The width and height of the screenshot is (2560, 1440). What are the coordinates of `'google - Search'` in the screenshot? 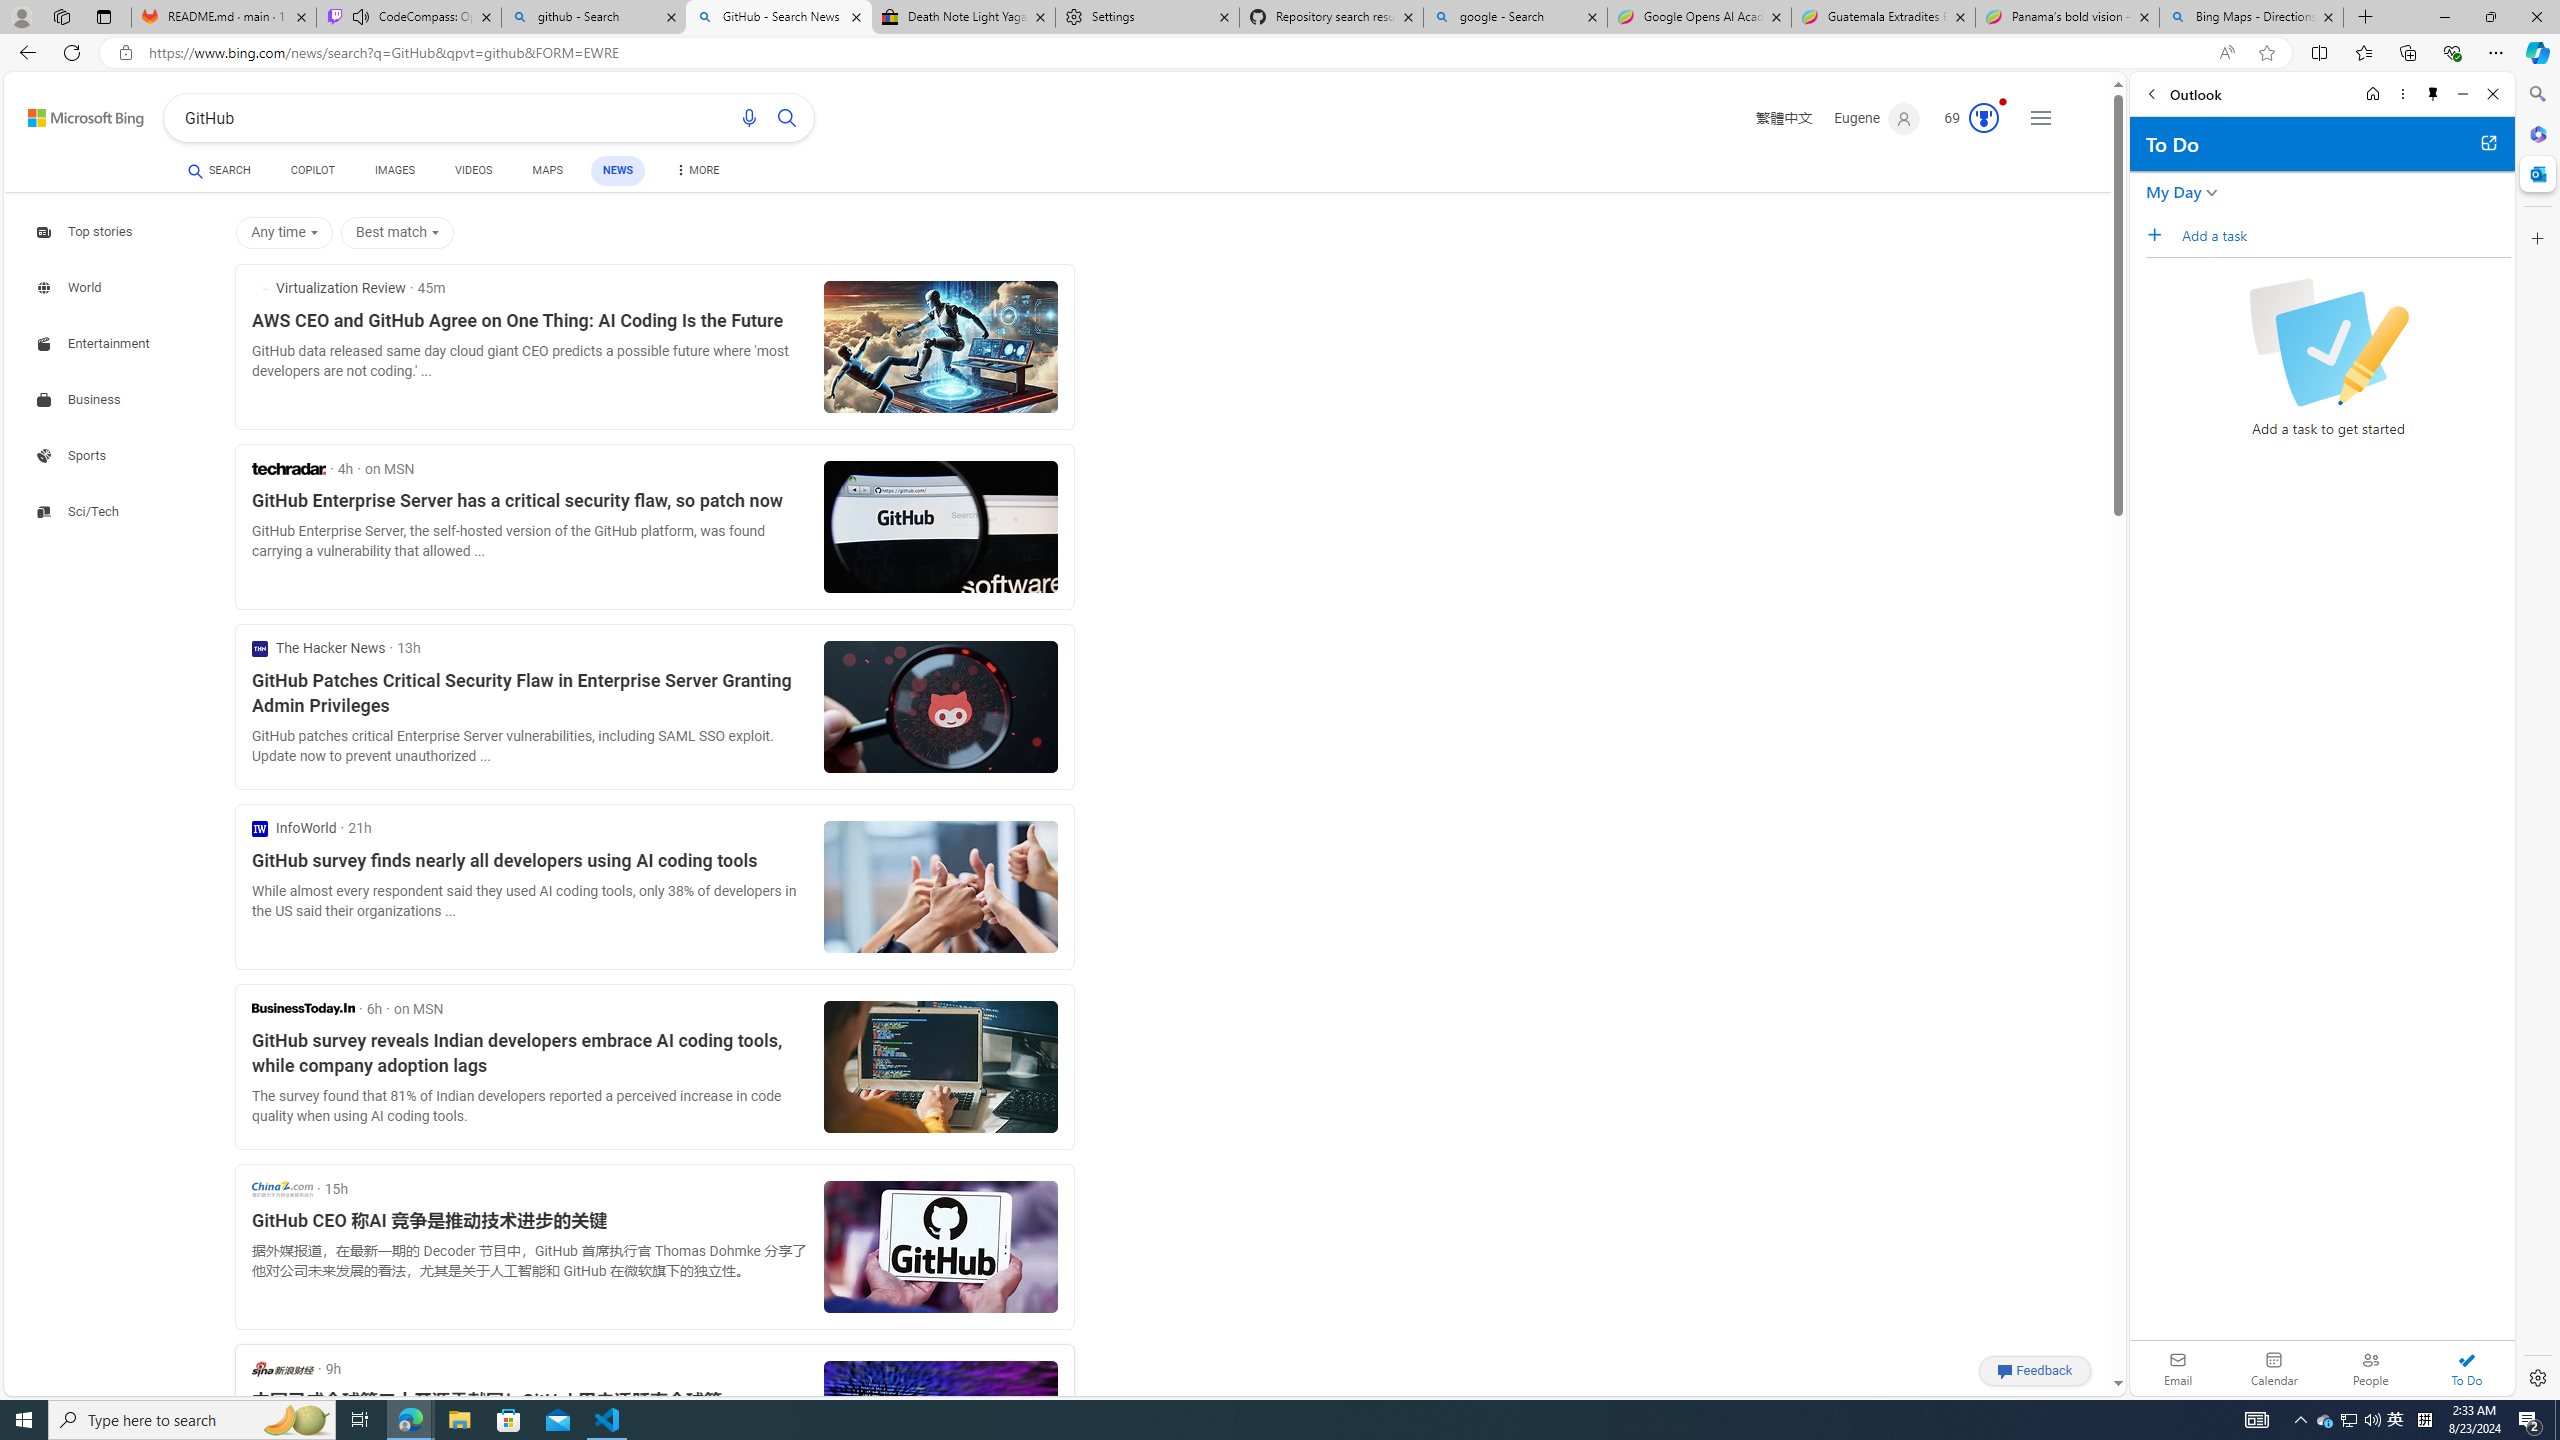 It's located at (1515, 16).